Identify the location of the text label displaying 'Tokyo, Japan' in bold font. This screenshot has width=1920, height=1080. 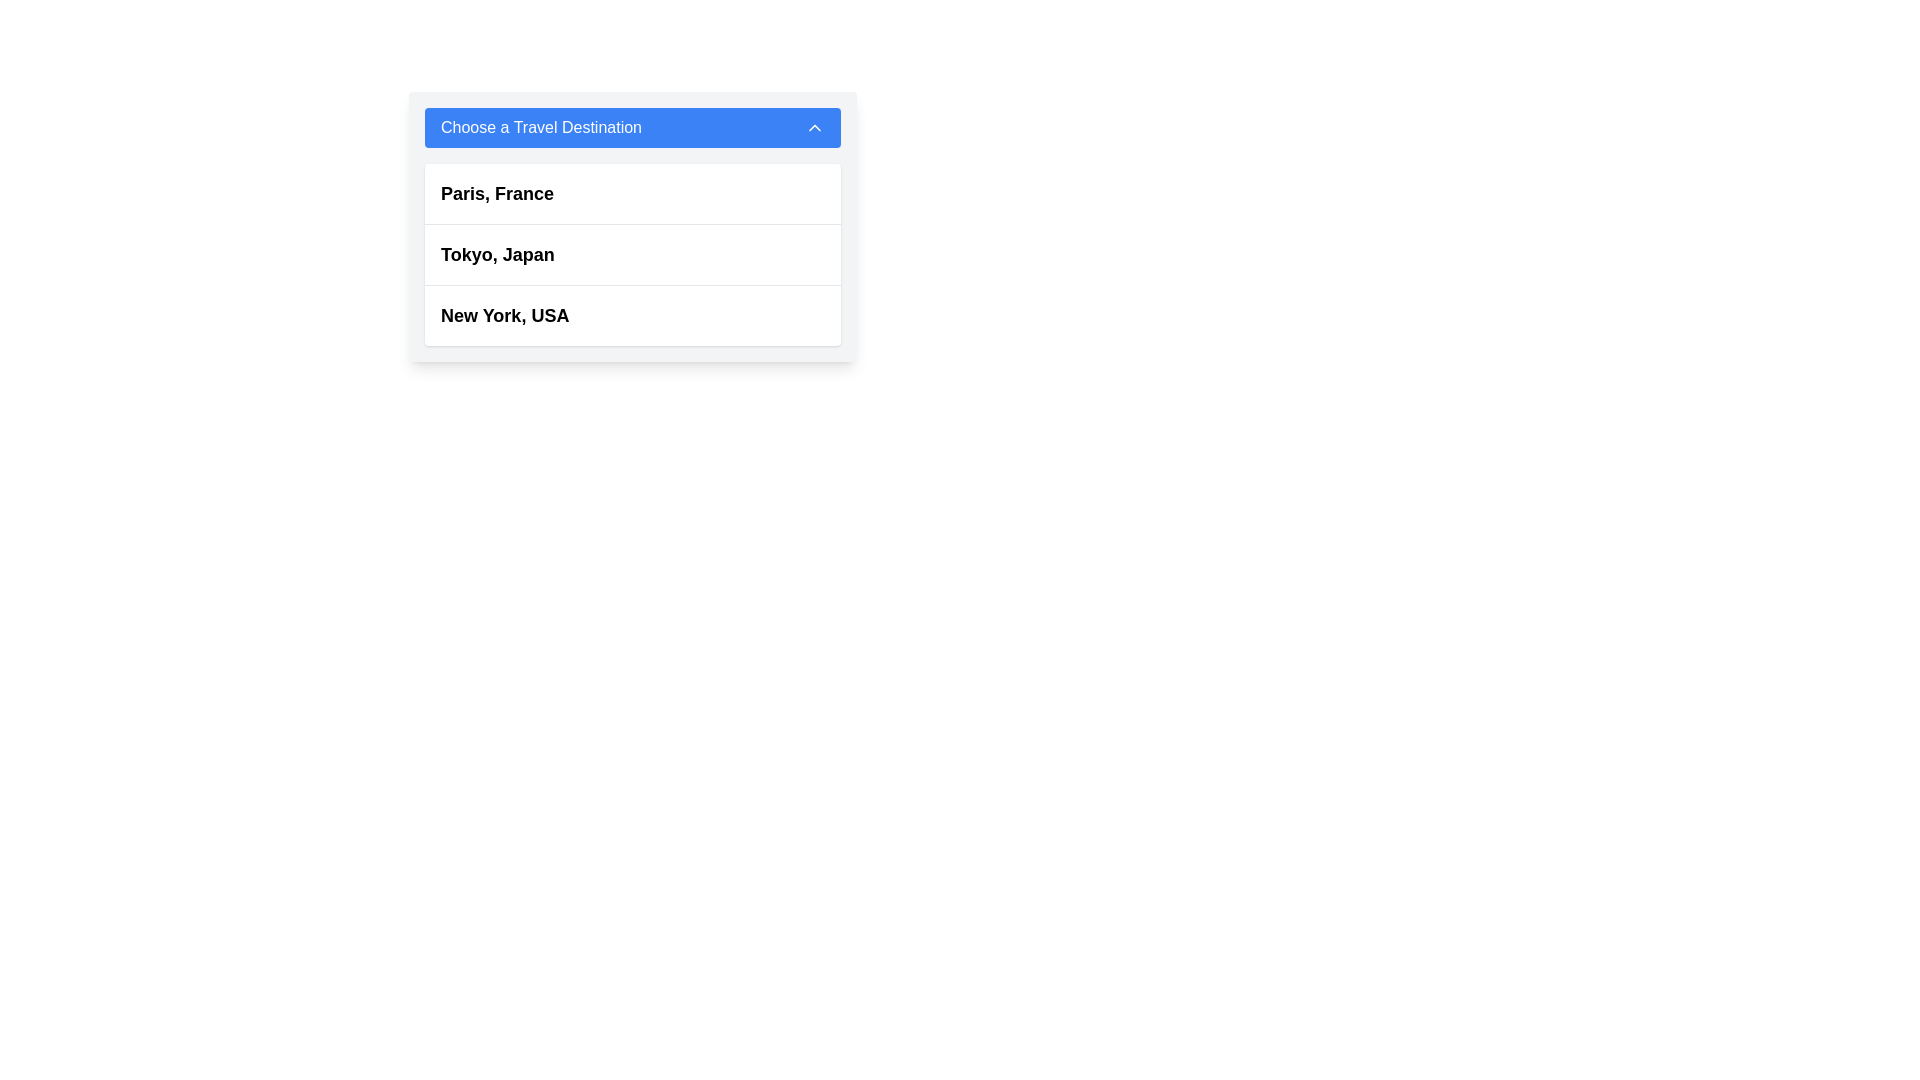
(497, 253).